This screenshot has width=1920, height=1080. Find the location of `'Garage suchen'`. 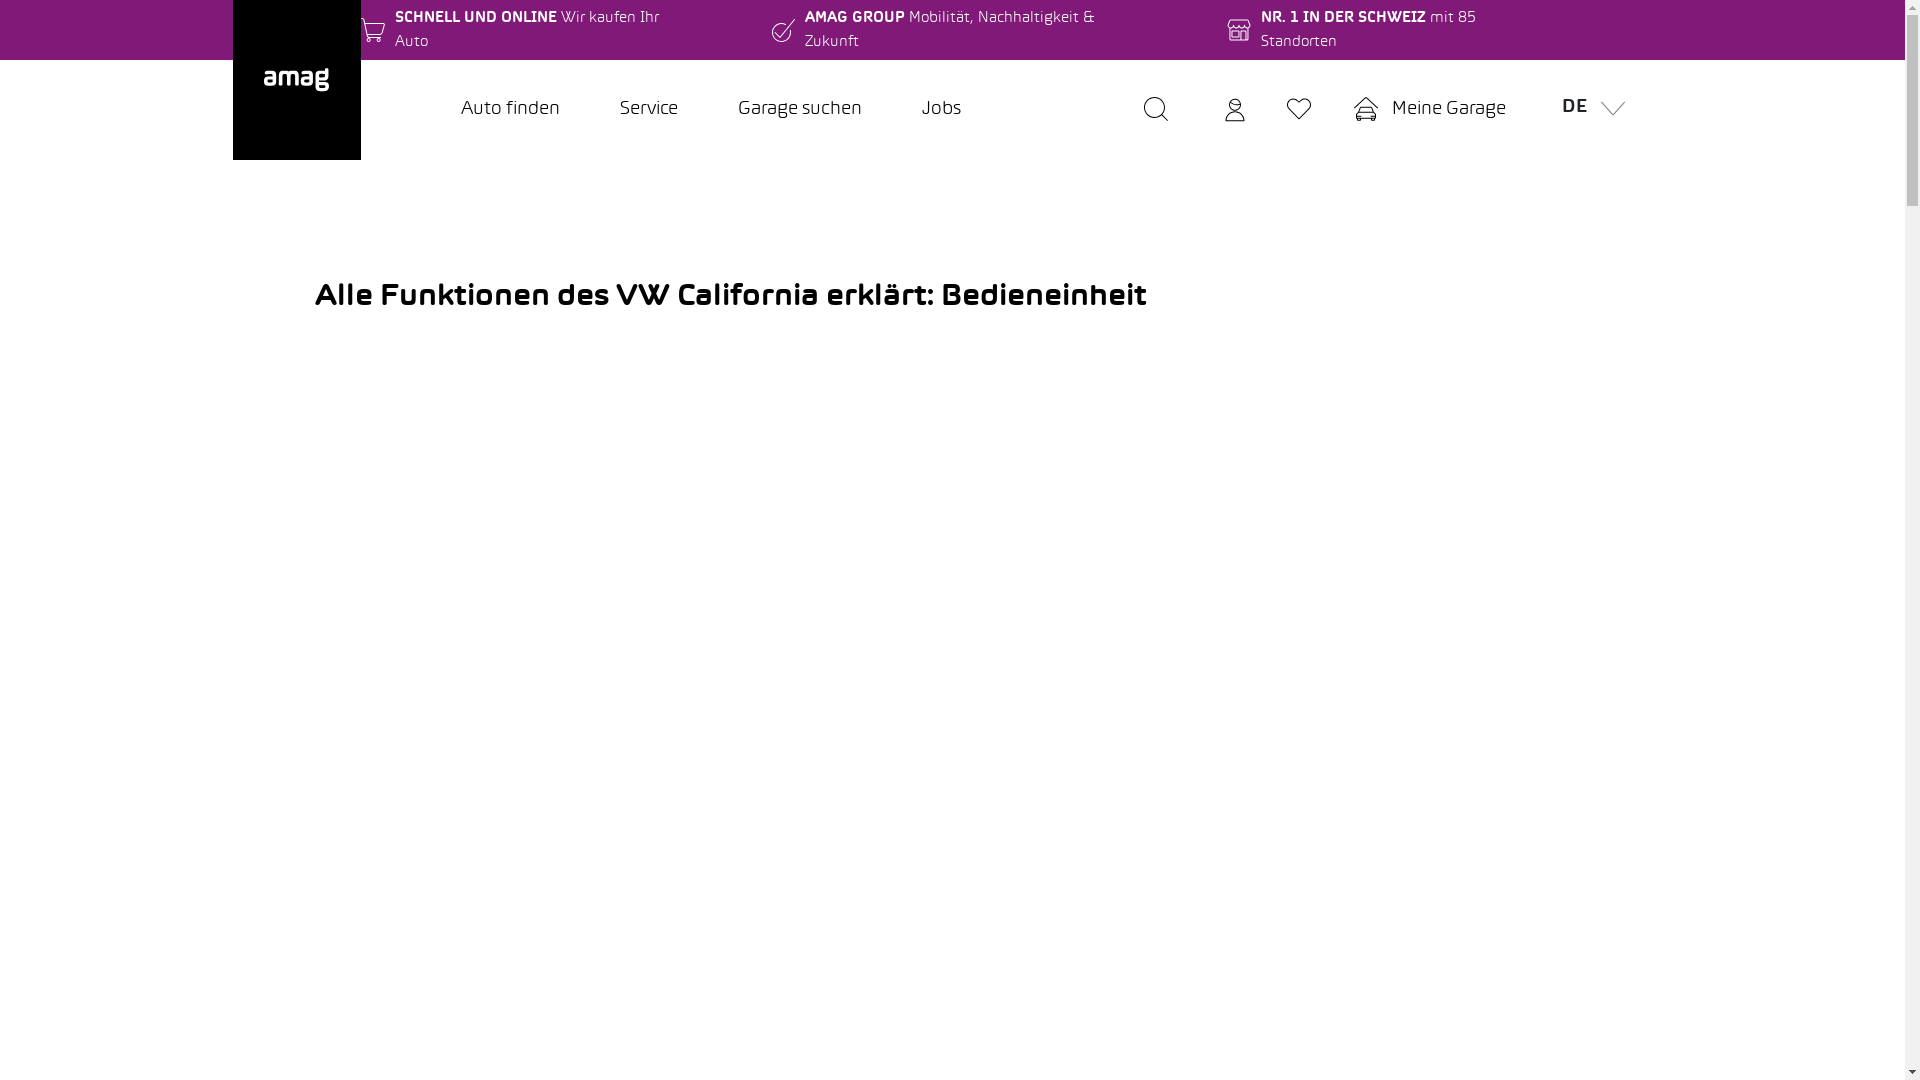

'Garage suchen' is located at coordinates (800, 110).